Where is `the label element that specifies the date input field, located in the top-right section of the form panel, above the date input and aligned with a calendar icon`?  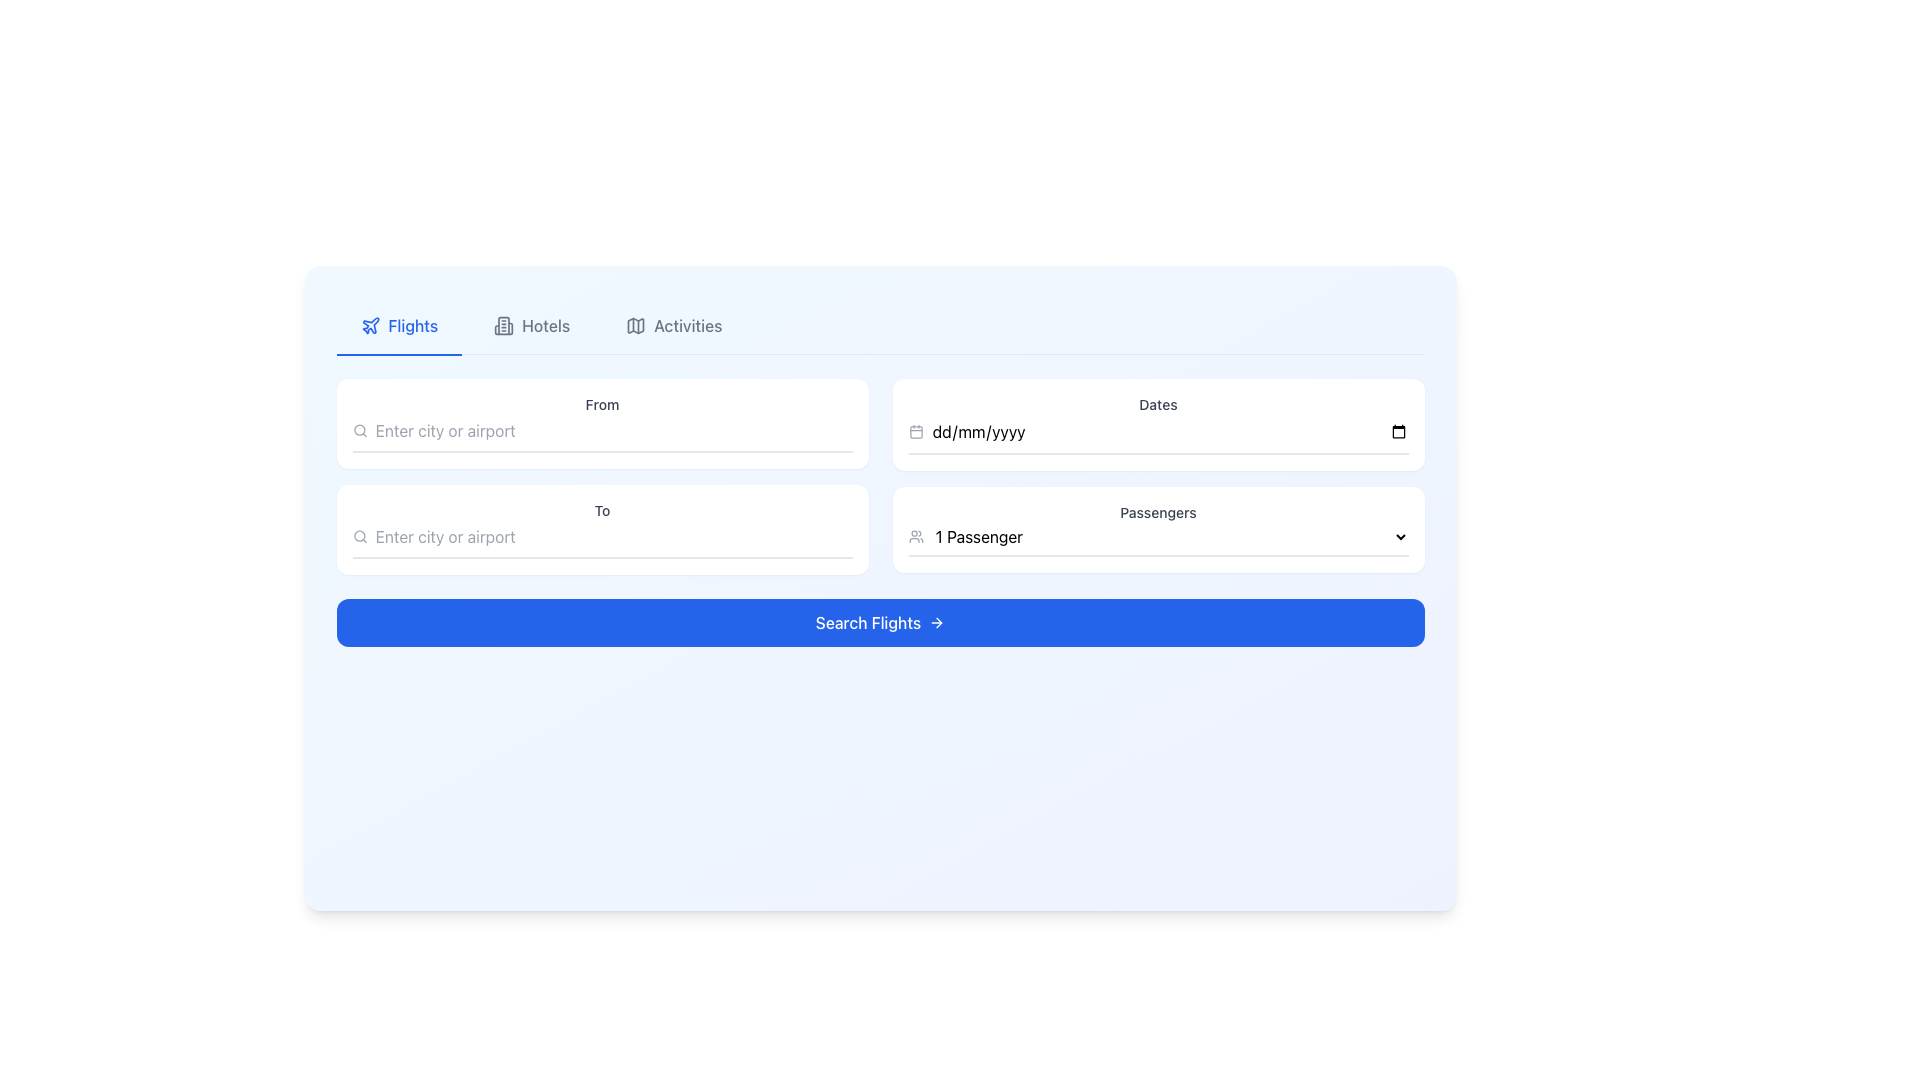
the label element that specifies the date input field, located in the top-right section of the form panel, above the date input and aligned with a calendar icon is located at coordinates (1158, 405).